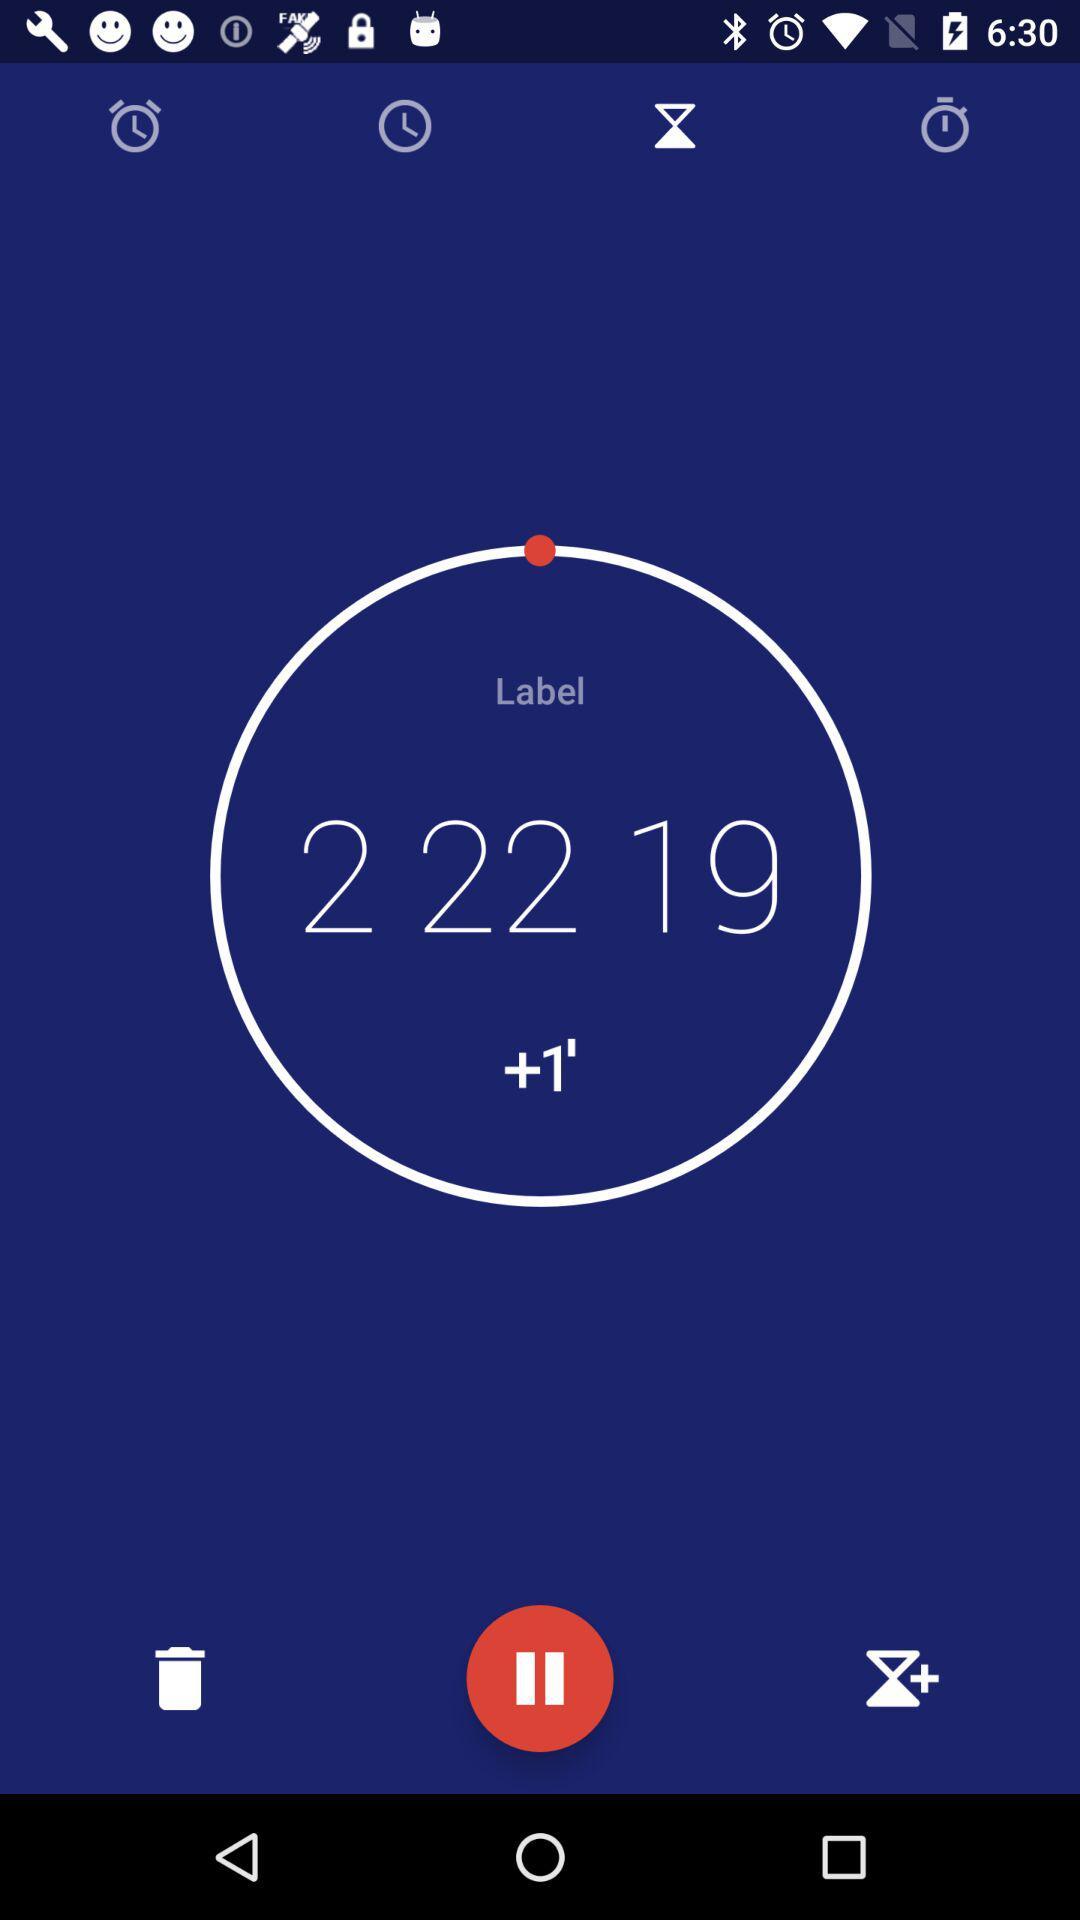  I want to click on the pause icon, so click(540, 1678).